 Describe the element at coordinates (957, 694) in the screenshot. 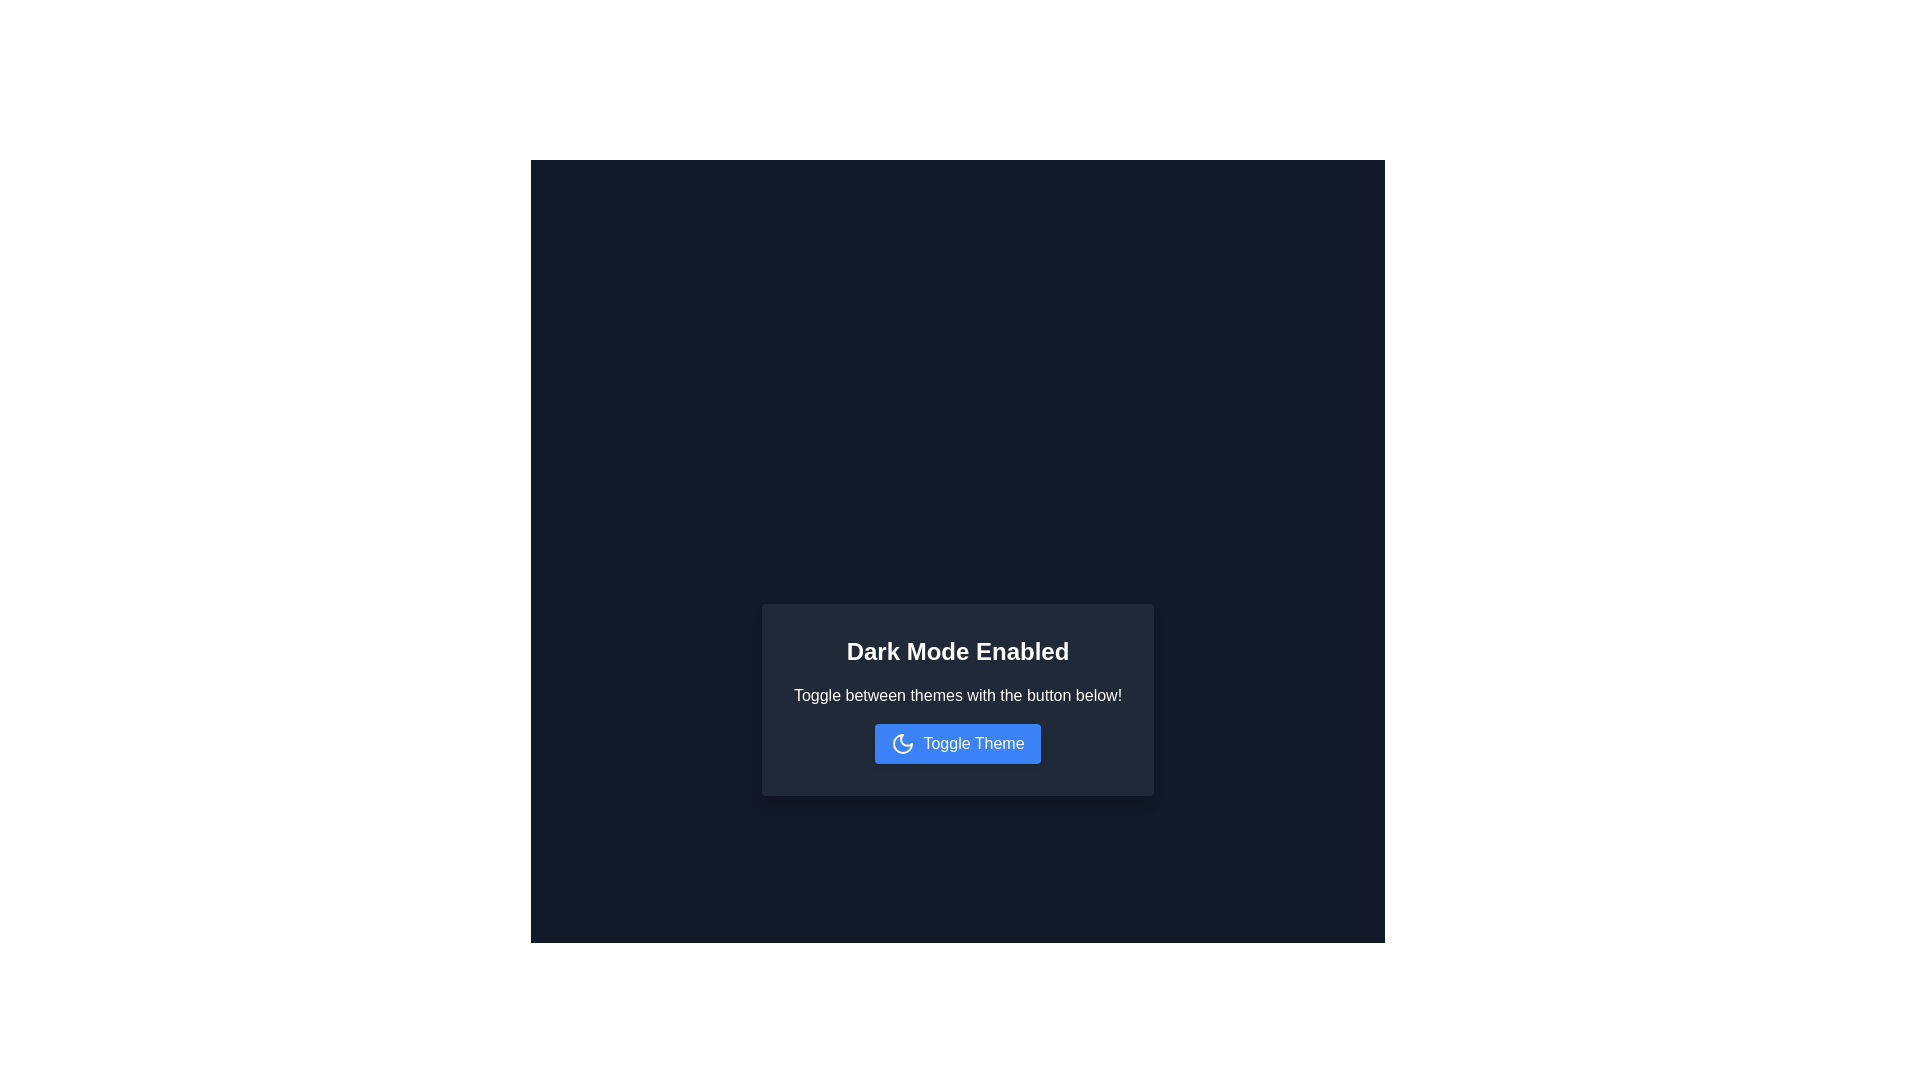

I see `the descriptive text element that reads 'Toggle between themes with the button below!', located below the heading 'Dark Mode Enabled'` at that location.